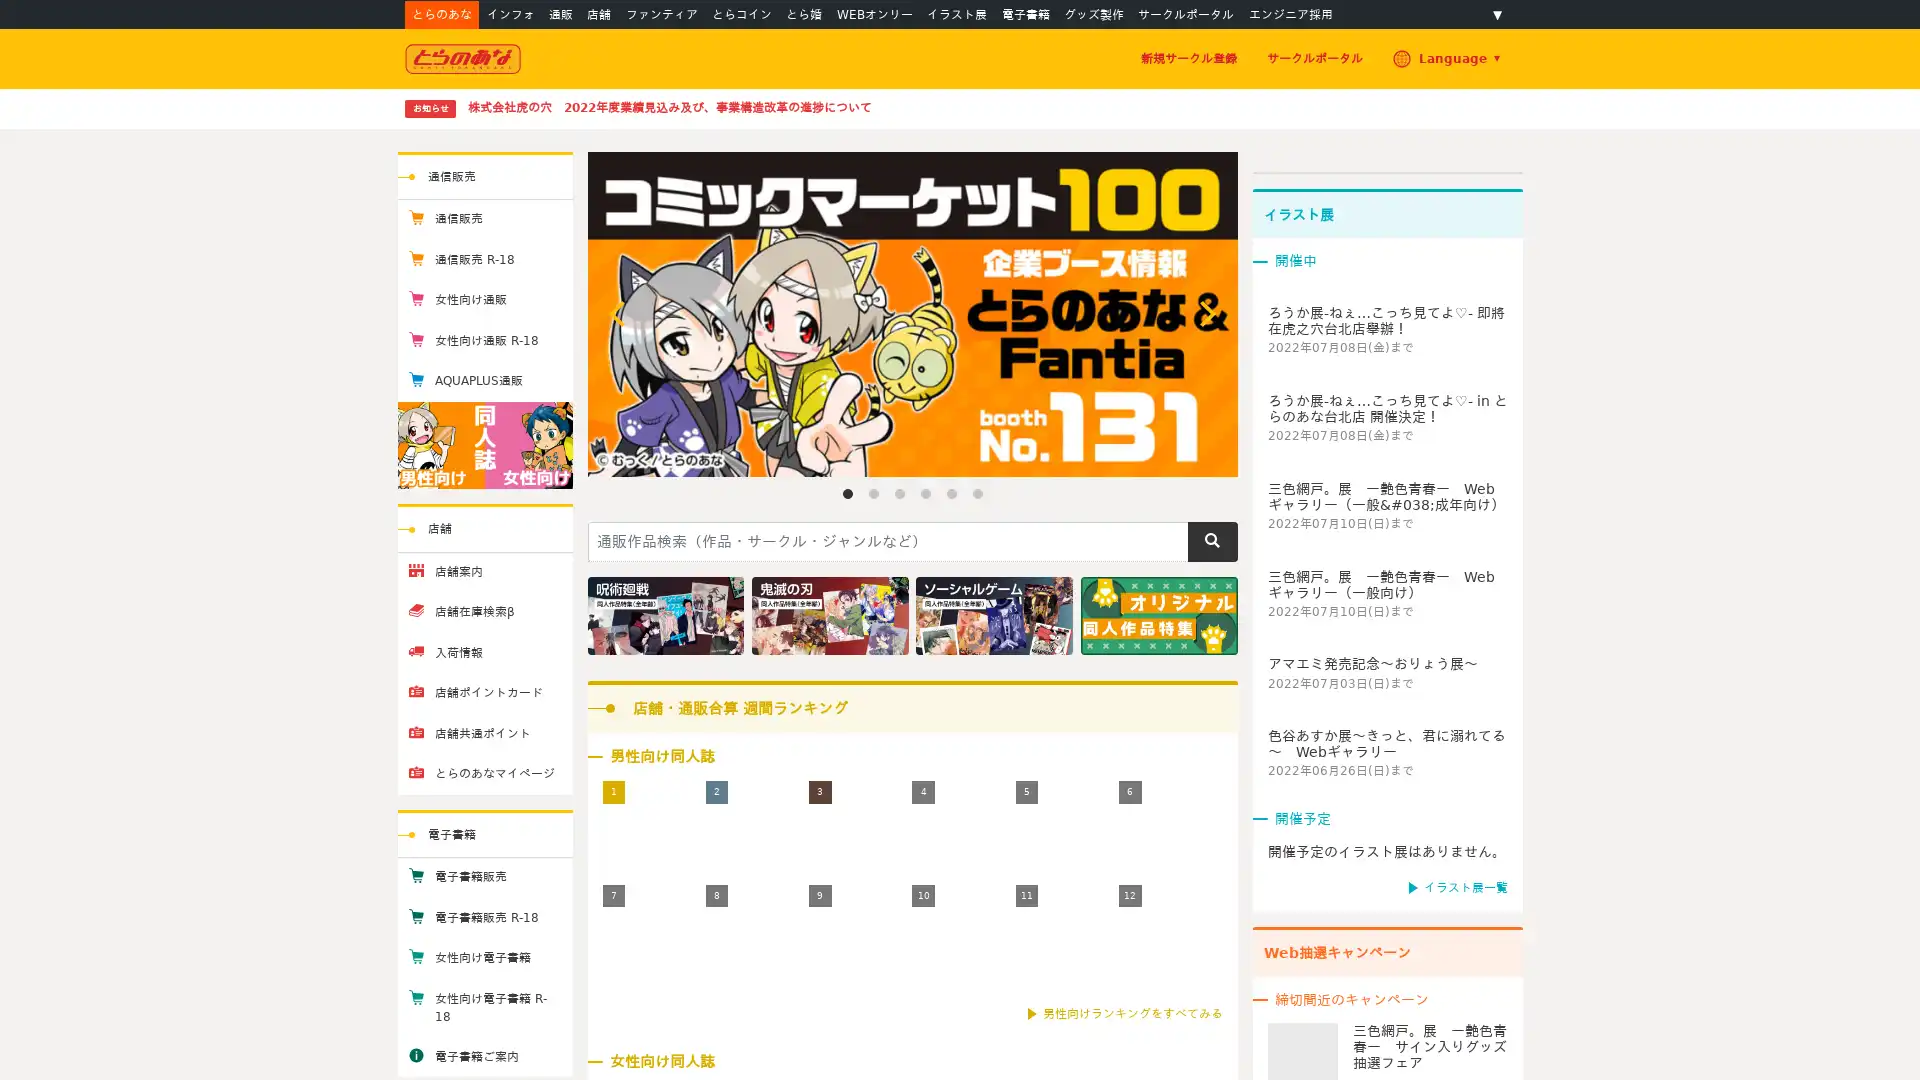 The width and height of the screenshot is (1920, 1080). Describe the element at coordinates (1203, 313) in the screenshot. I see `Next` at that location.